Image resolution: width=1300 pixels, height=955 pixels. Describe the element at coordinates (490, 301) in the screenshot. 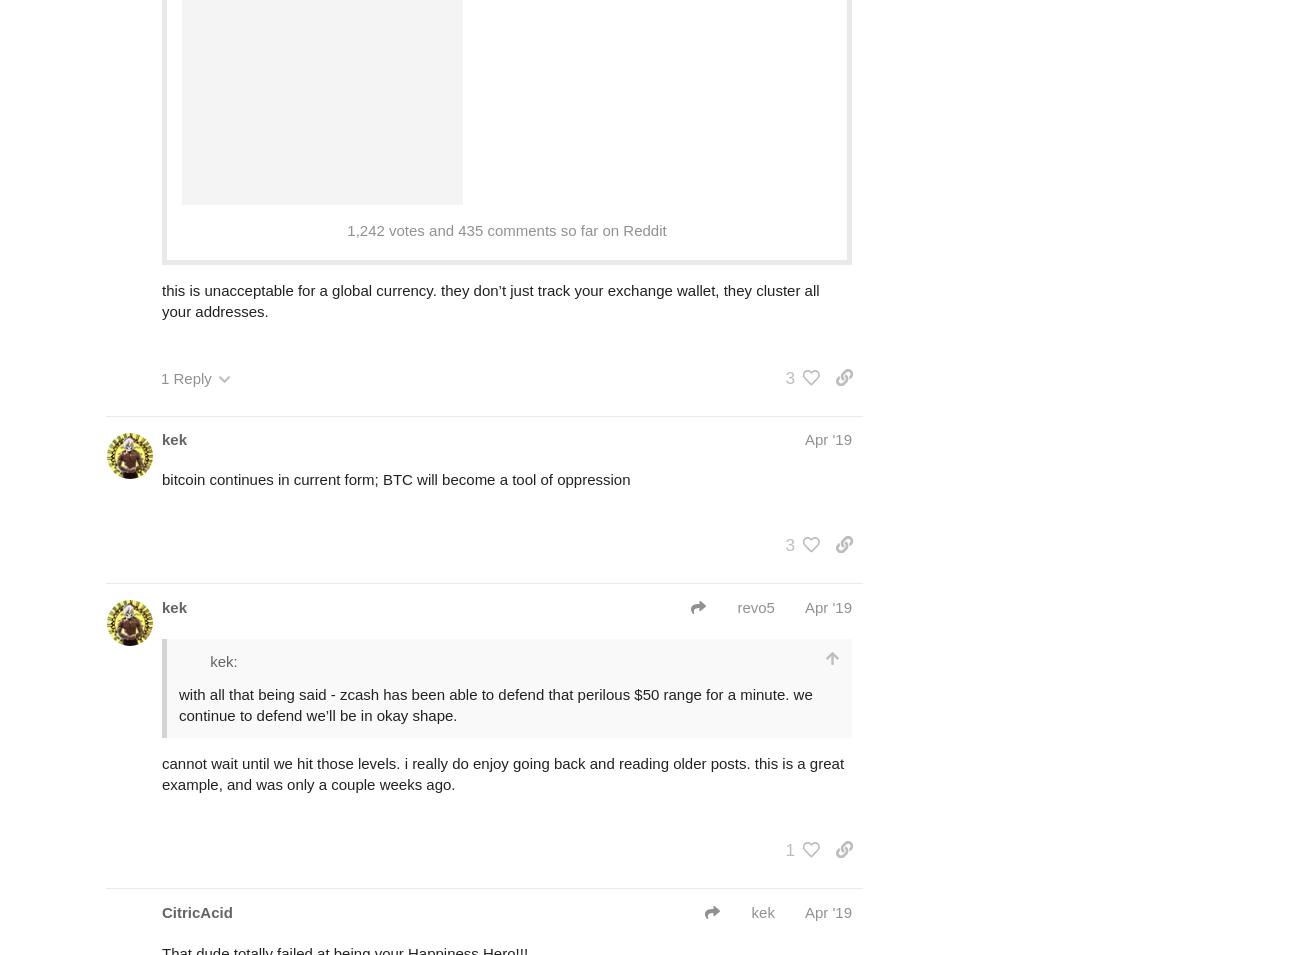

I see `'this is unacceptable for a global currency. they don’t just track your exchange wallet, they cluster all your addresses.'` at that location.